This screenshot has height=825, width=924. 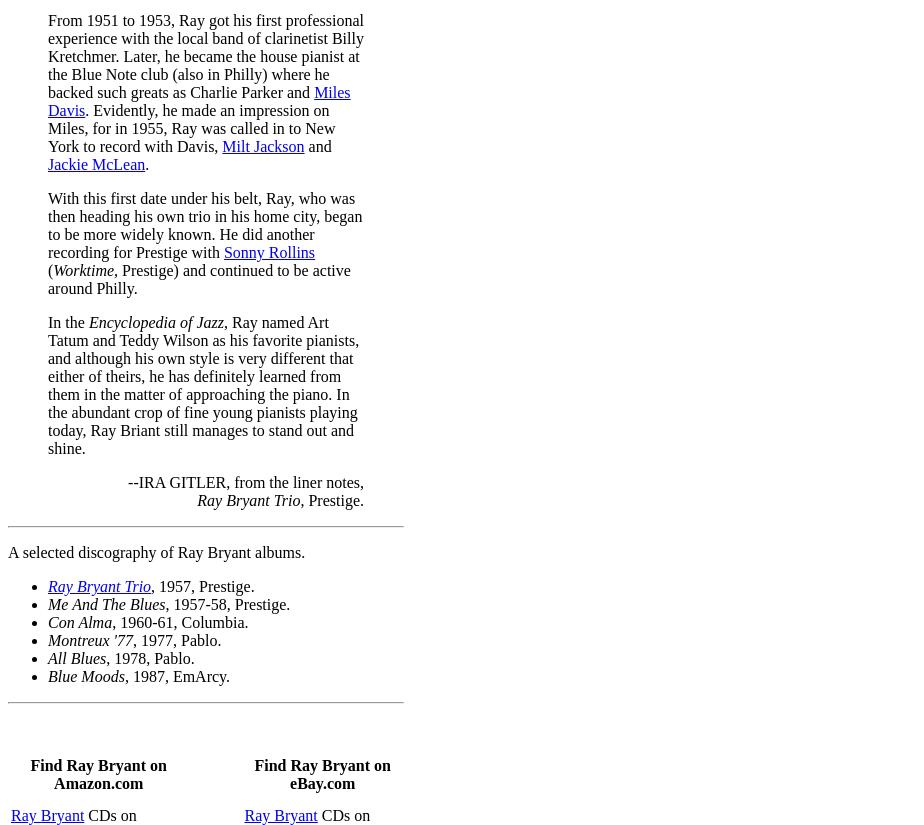 What do you see at coordinates (199, 277) in the screenshot?
I see `', Prestige) and continued to be active around Philly.'` at bounding box center [199, 277].